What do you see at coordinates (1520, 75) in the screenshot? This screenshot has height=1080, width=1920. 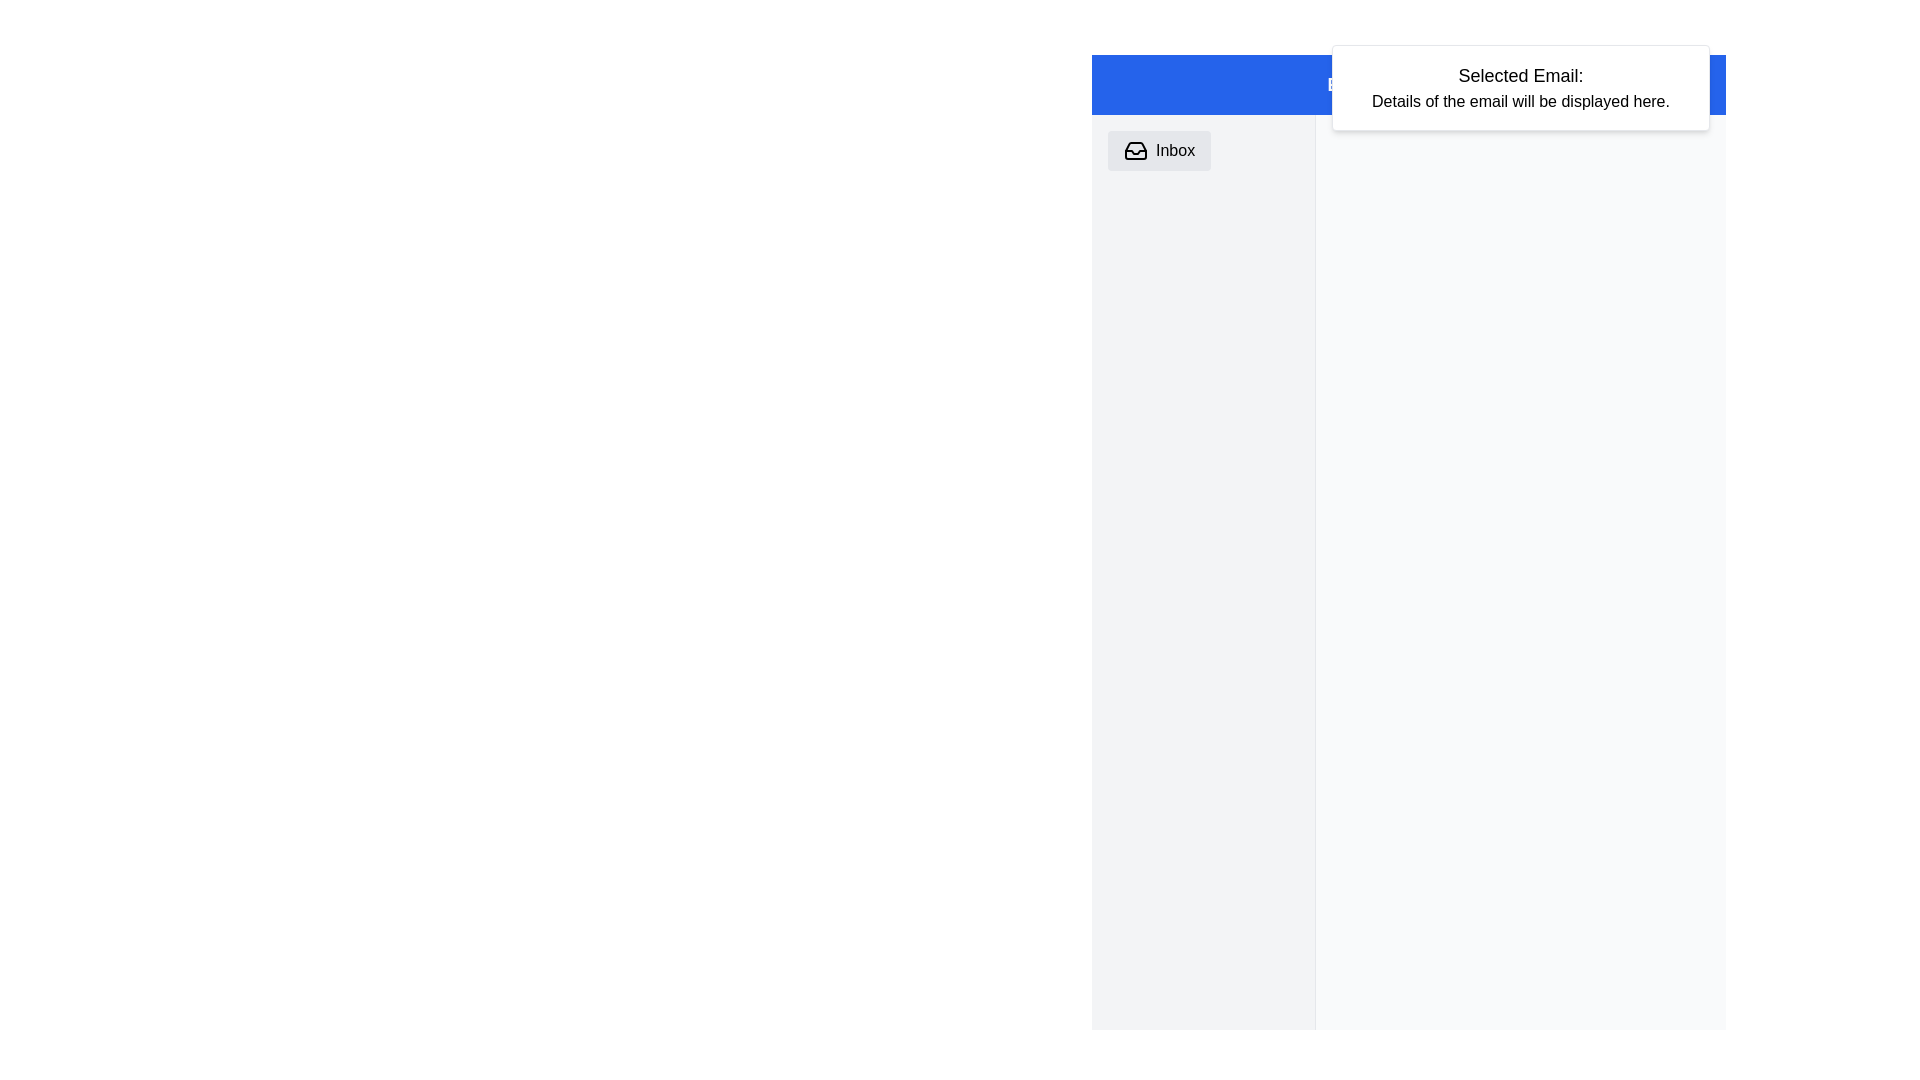 I see `the Text Label that serves as a heading for the email context, positioned at the top center of the application interface` at bounding box center [1520, 75].